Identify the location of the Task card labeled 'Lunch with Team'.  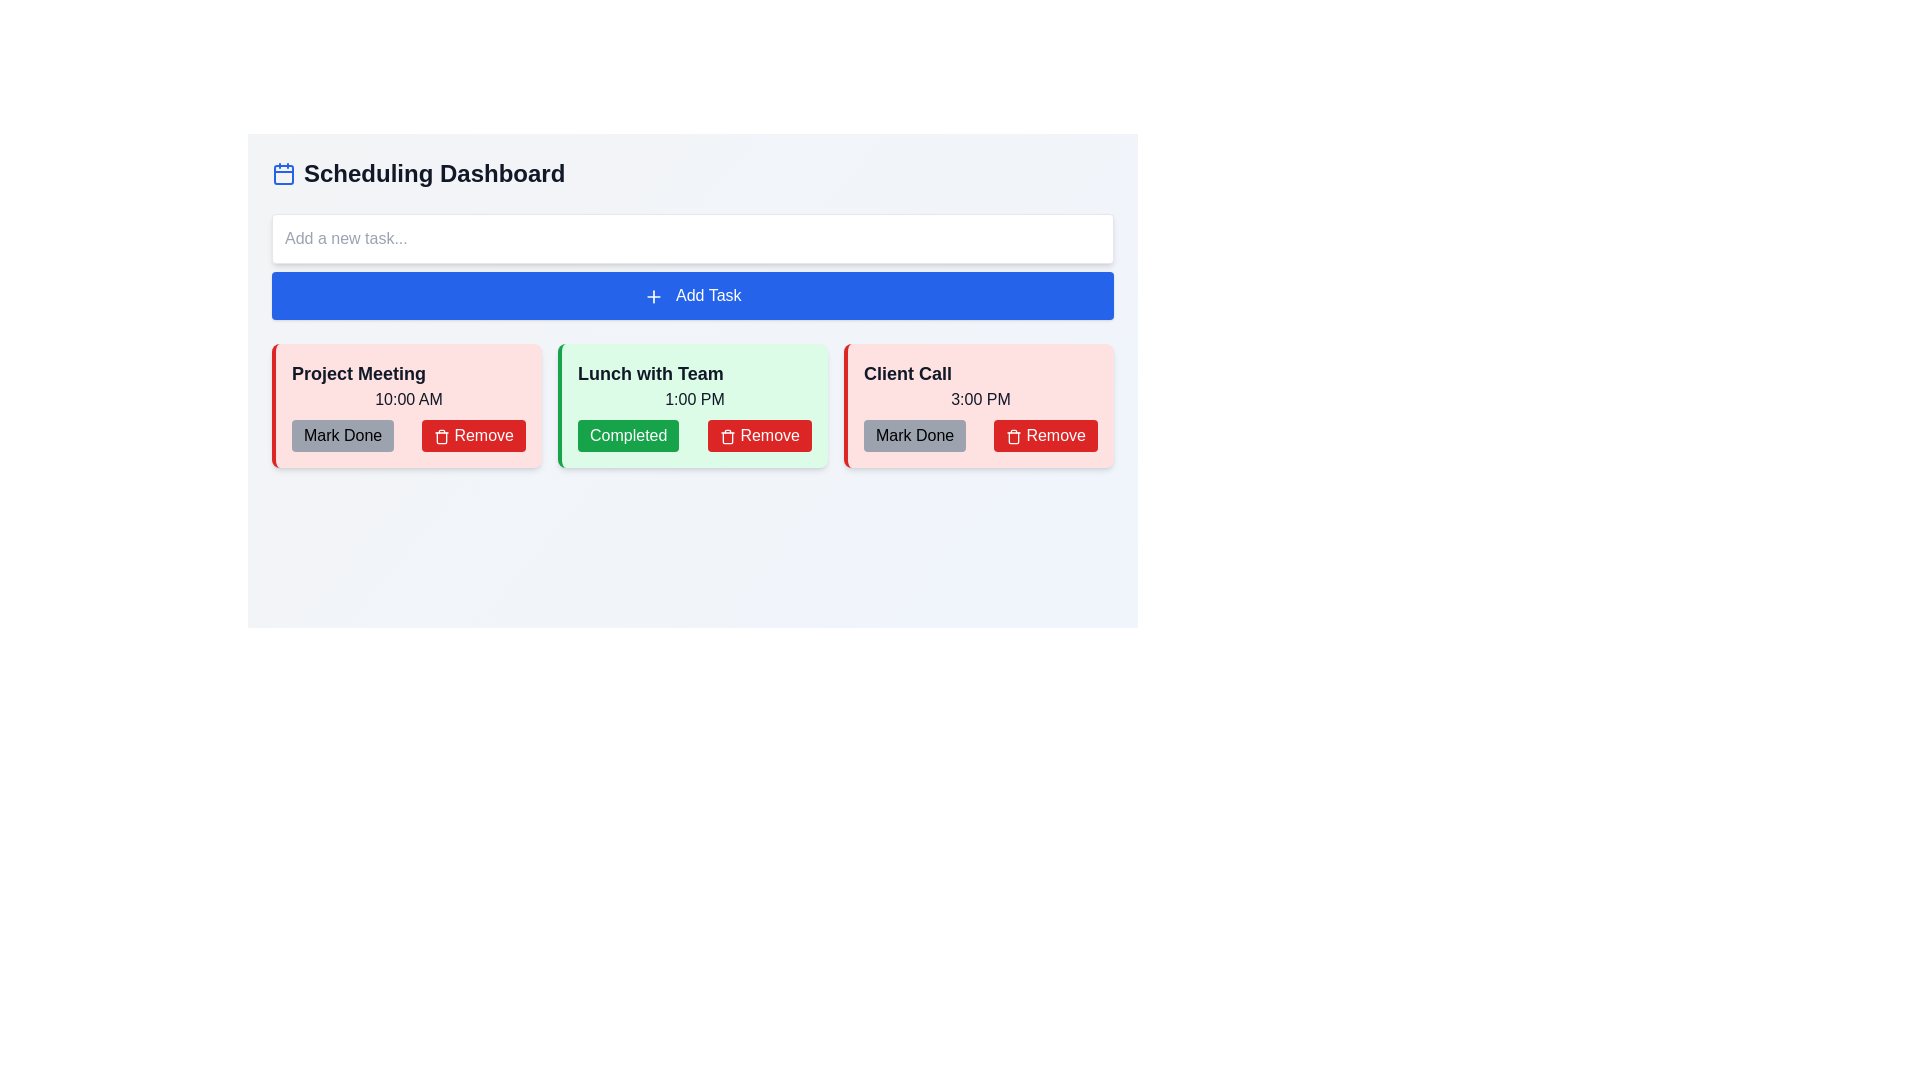
(692, 339).